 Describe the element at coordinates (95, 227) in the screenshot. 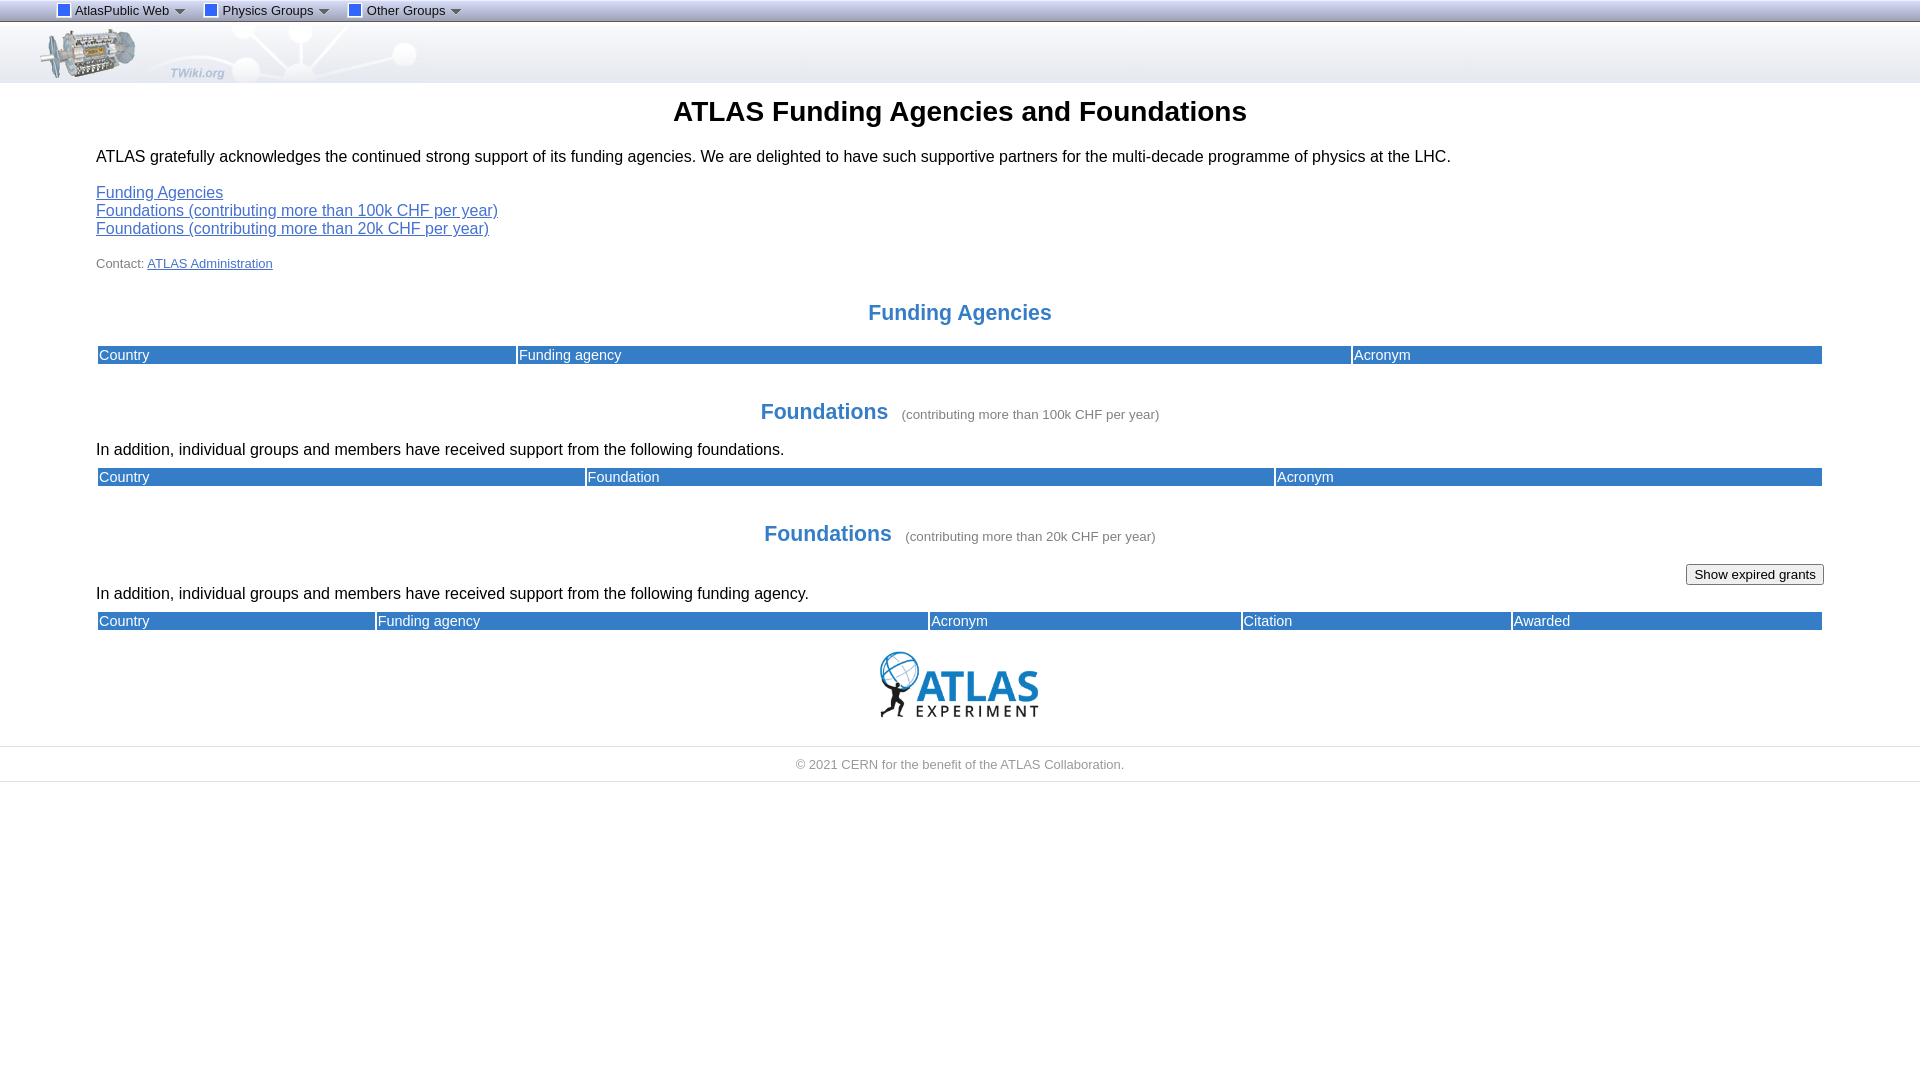

I see `'Foundations (contributing more than 20k CHF per year)'` at that location.